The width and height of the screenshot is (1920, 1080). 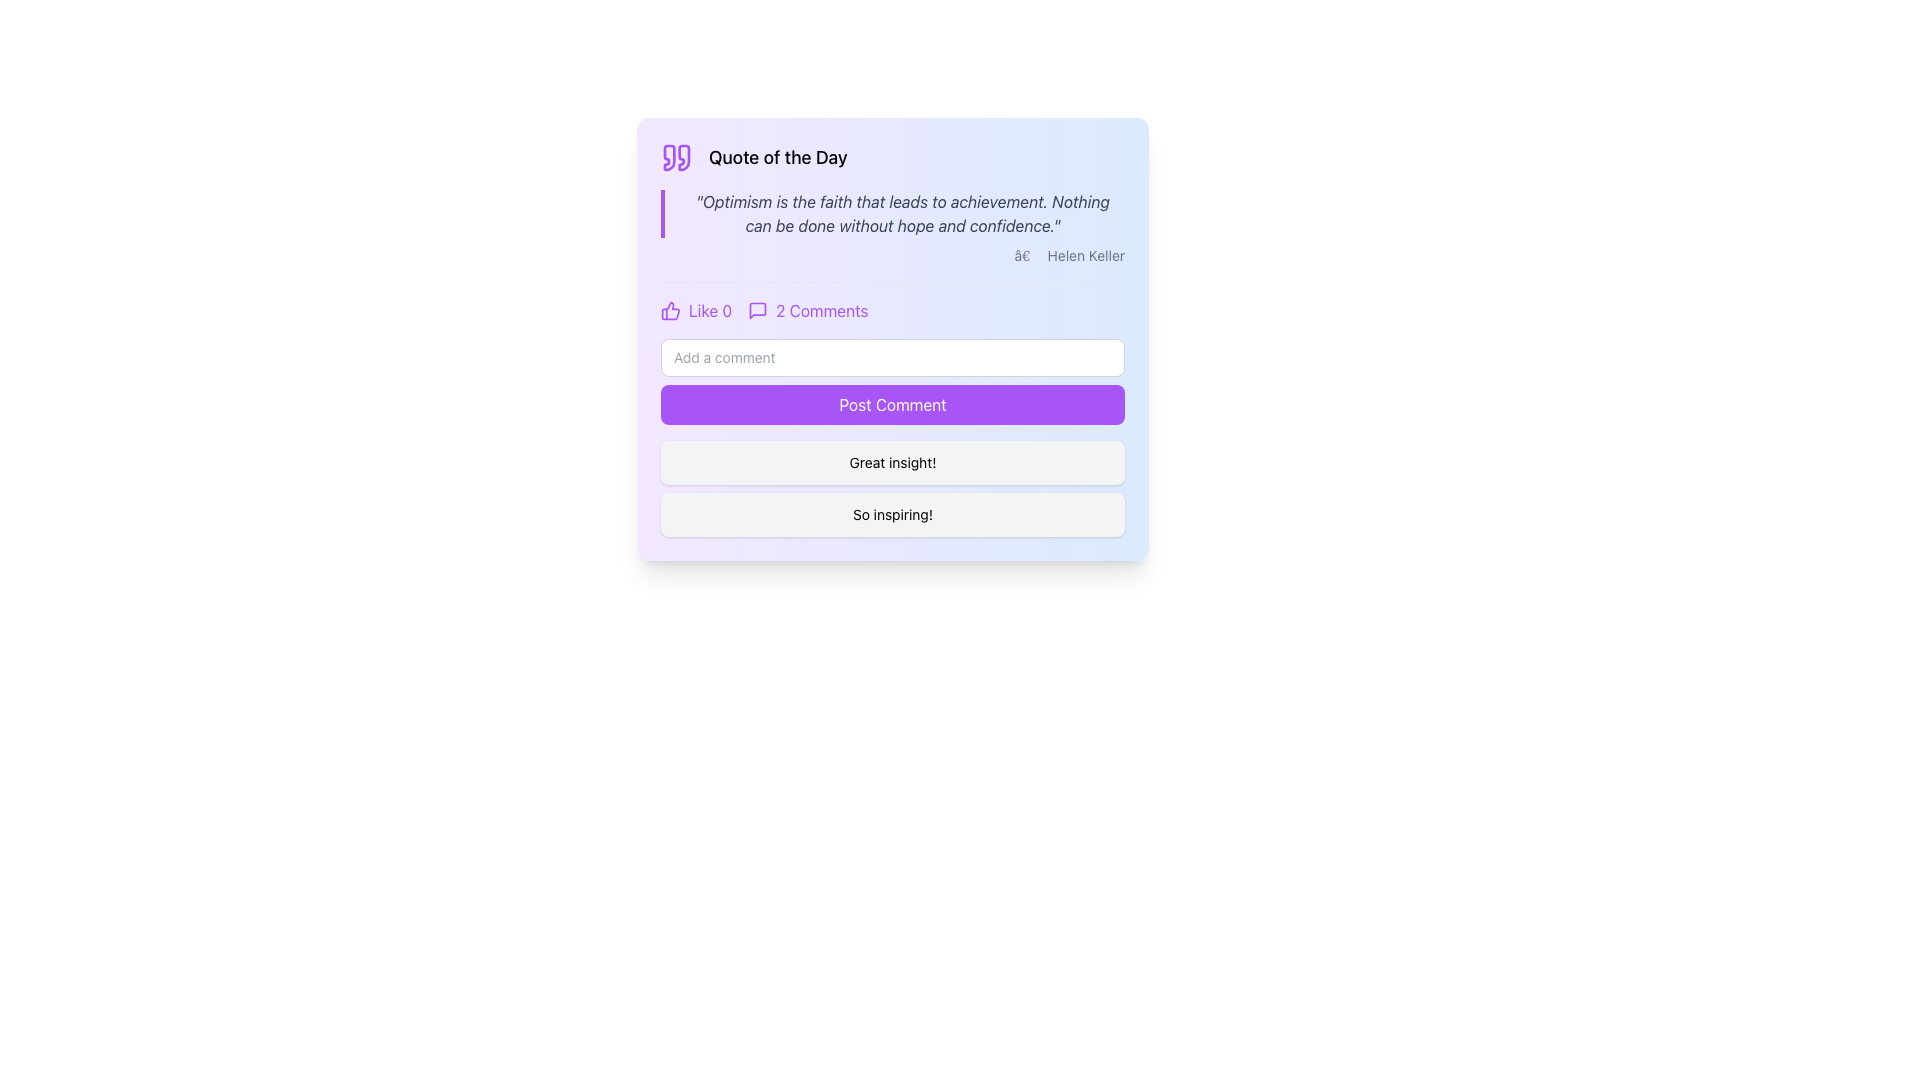 I want to click on the rectangular purple button labeled 'Post Comment', so click(x=891, y=405).